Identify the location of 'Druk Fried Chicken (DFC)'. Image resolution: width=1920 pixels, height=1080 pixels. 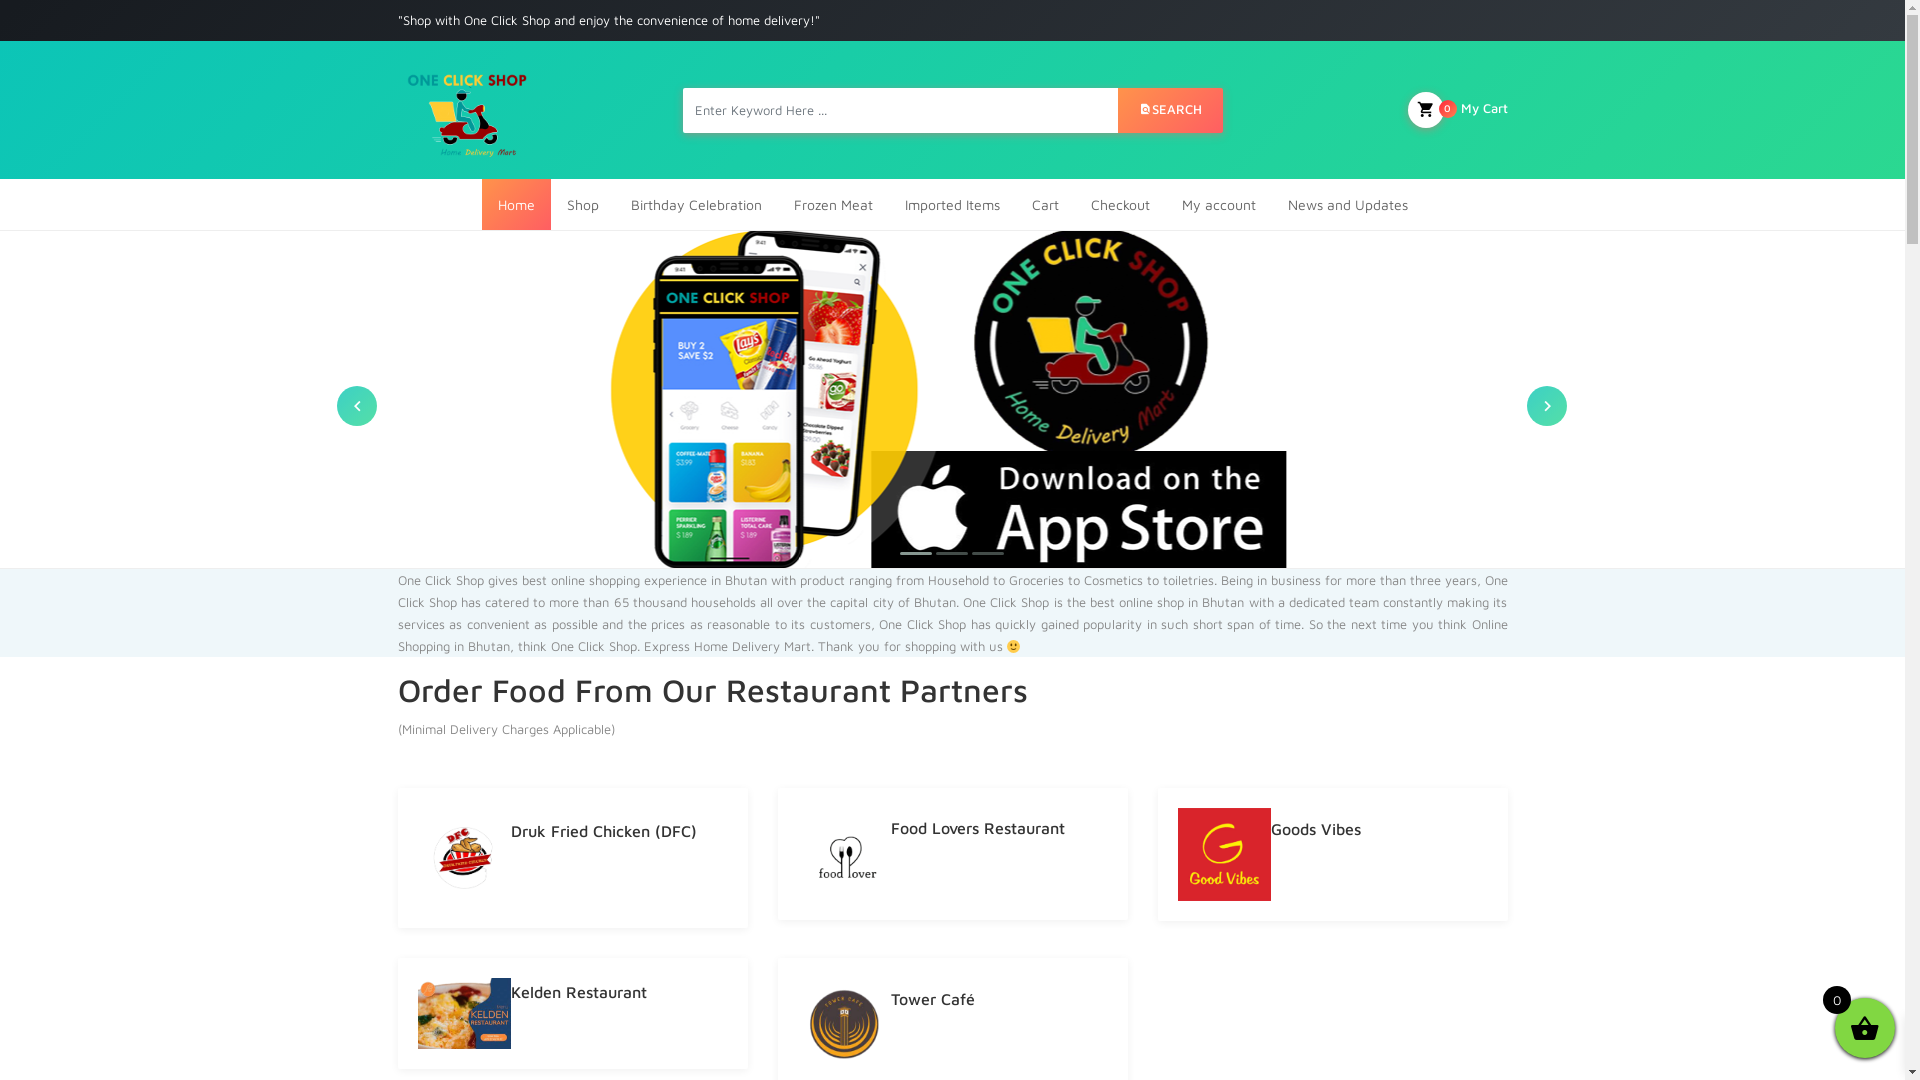
(602, 835).